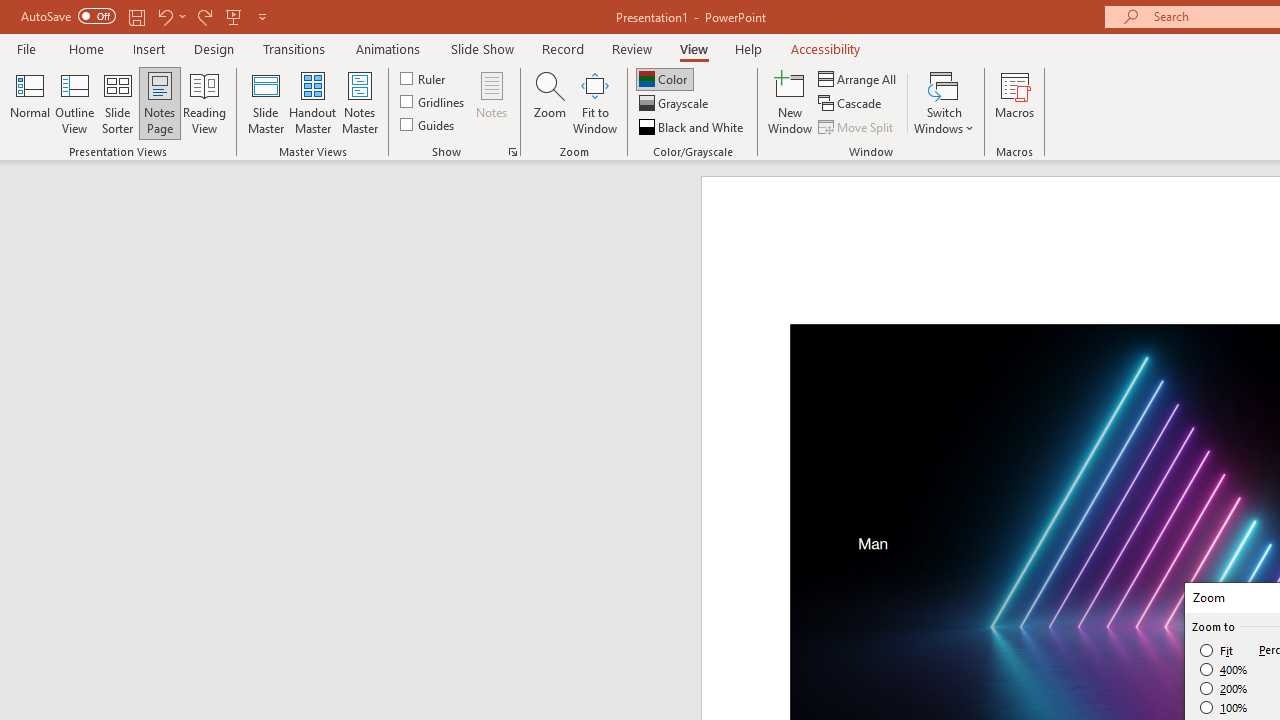  What do you see at coordinates (858, 78) in the screenshot?
I see `'Arrange All'` at bounding box center [858, 78].